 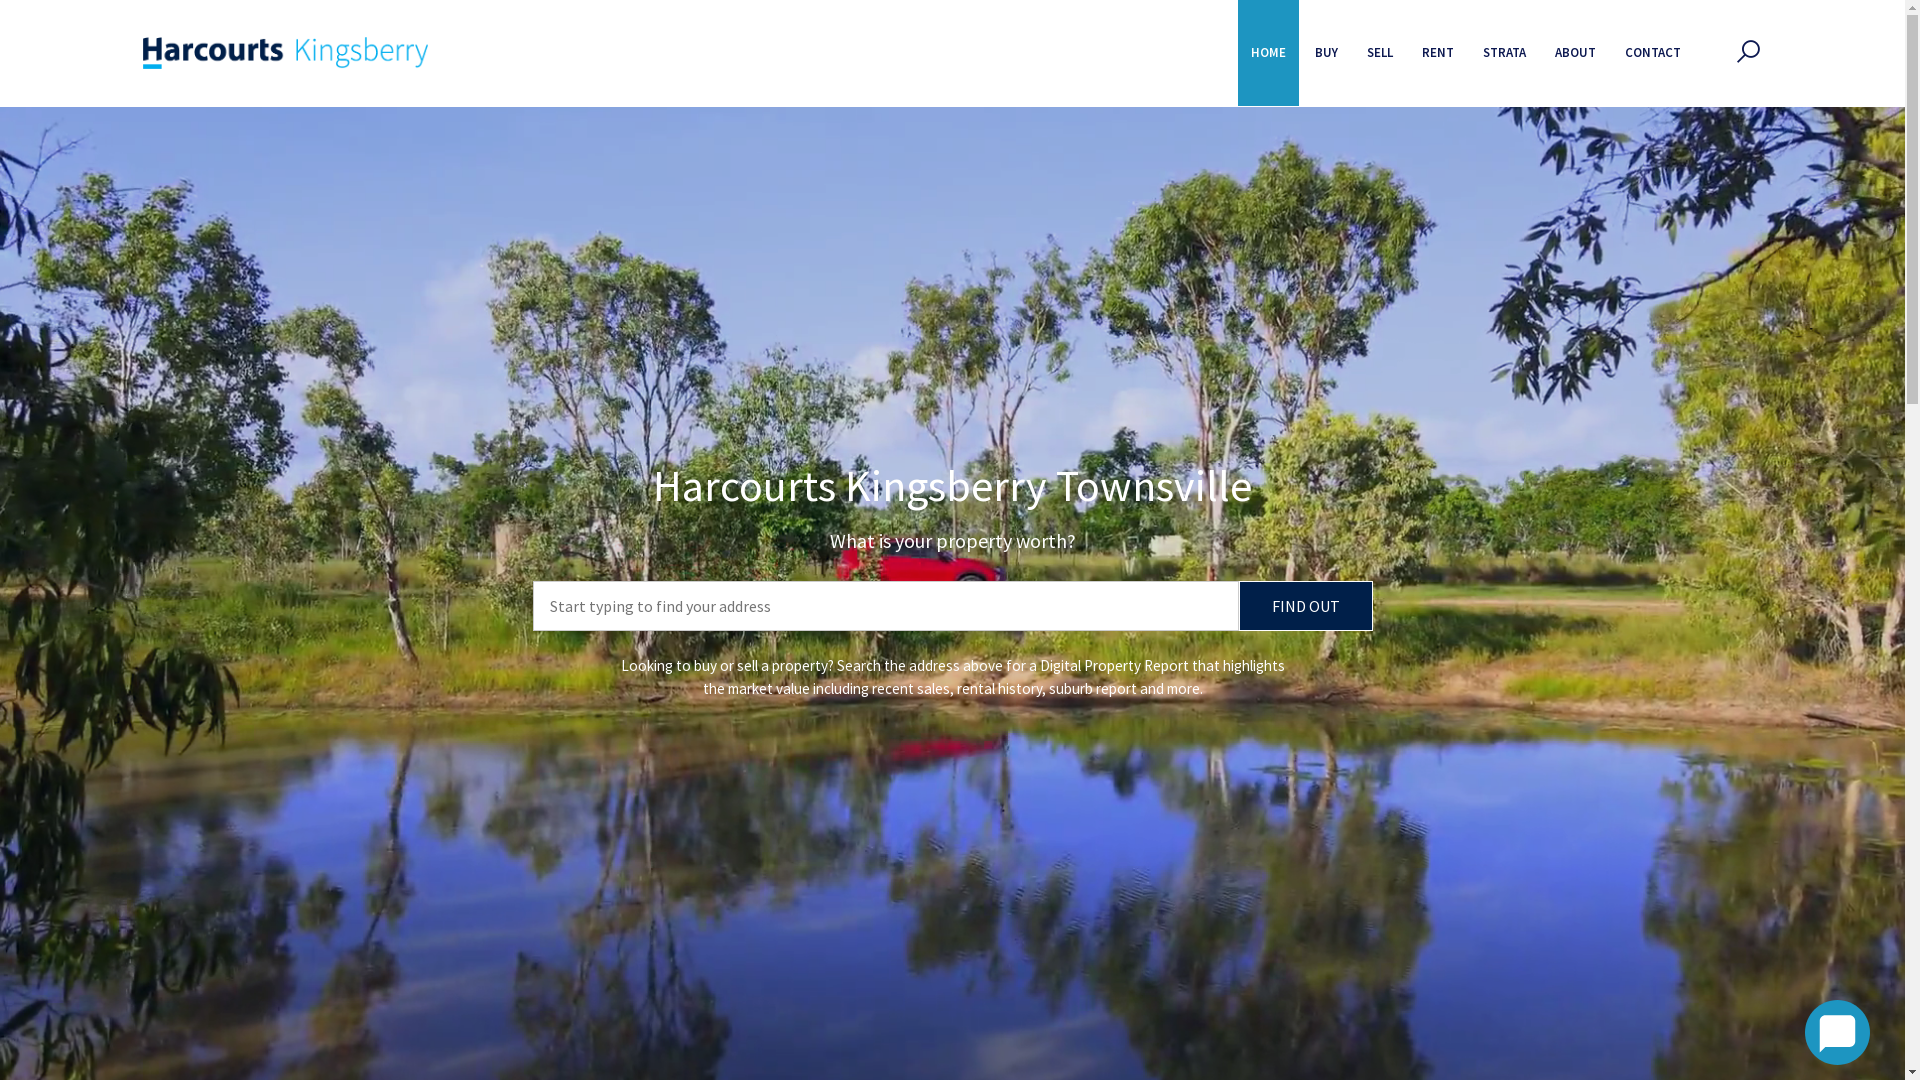 I want to click on 'SELL', so click(x=1379, y=52).